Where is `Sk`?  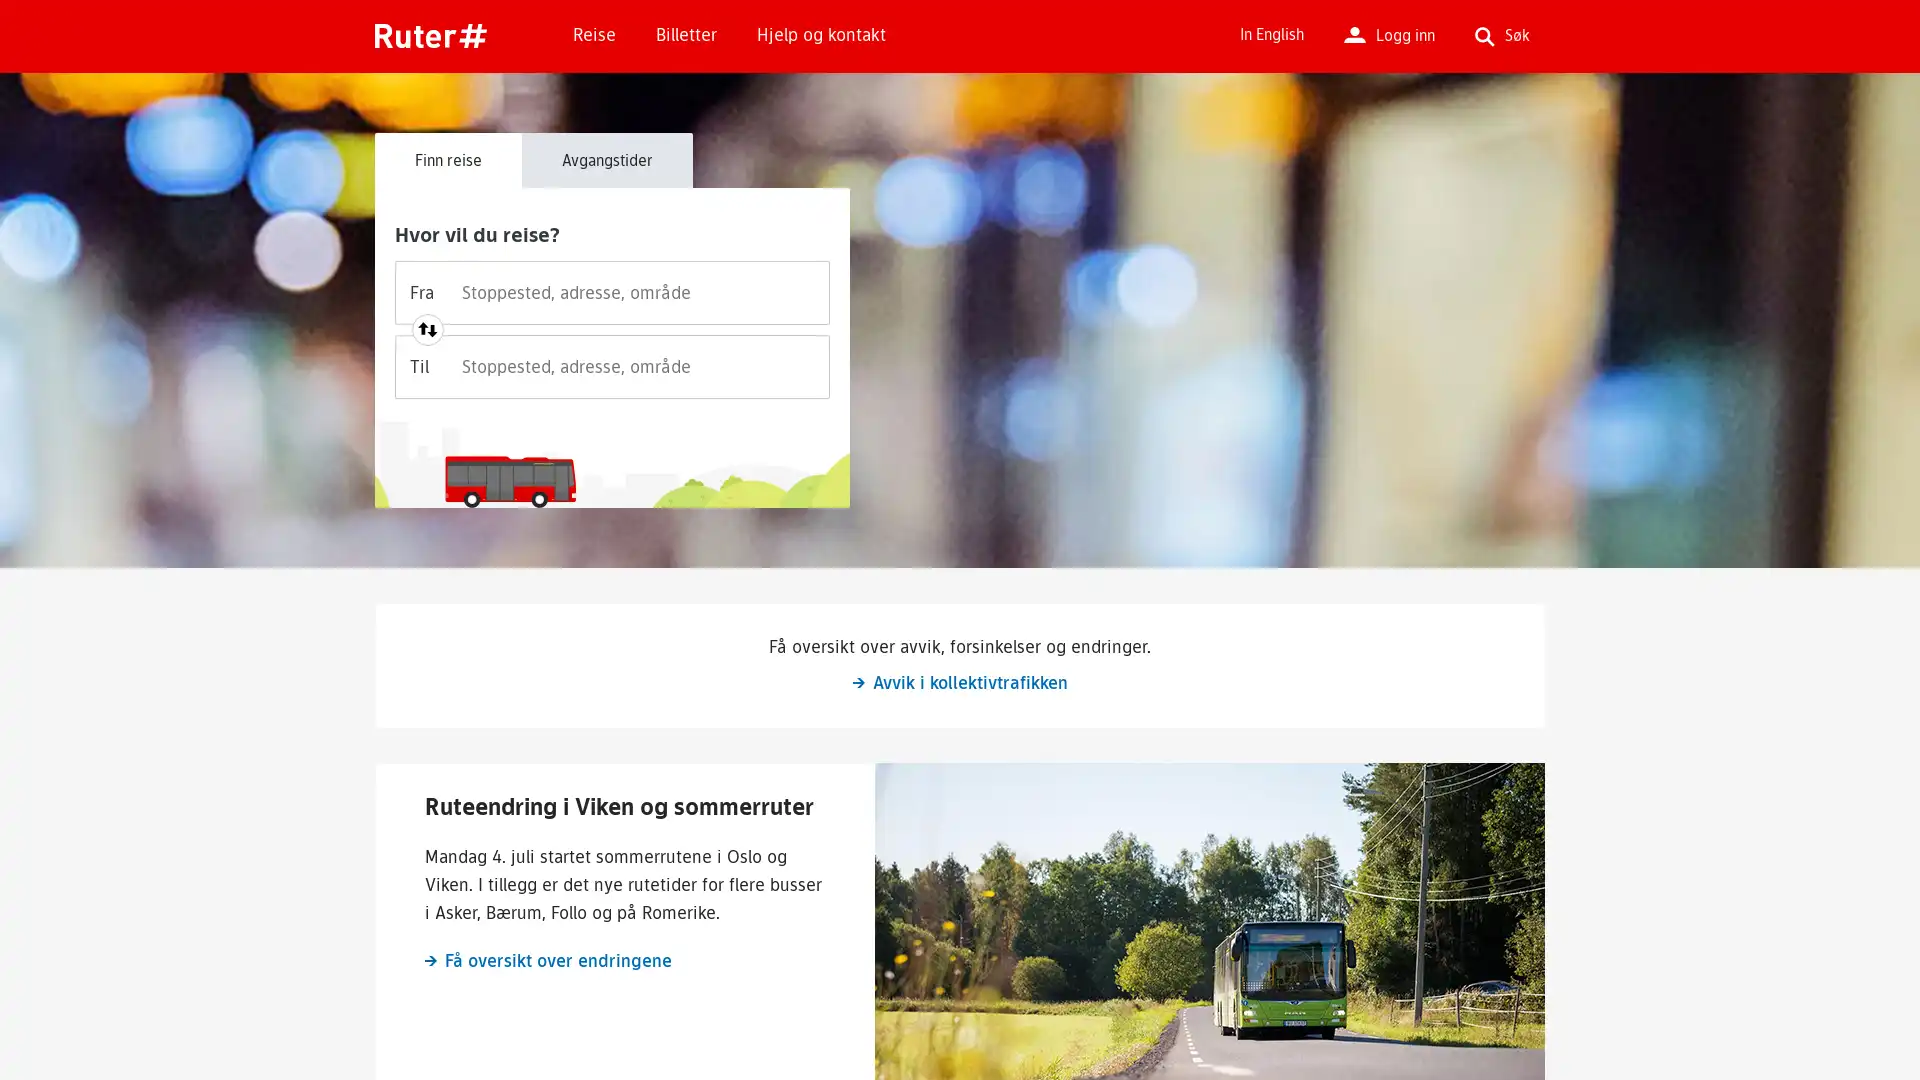 Sk is located at coordinates (1280, 181).